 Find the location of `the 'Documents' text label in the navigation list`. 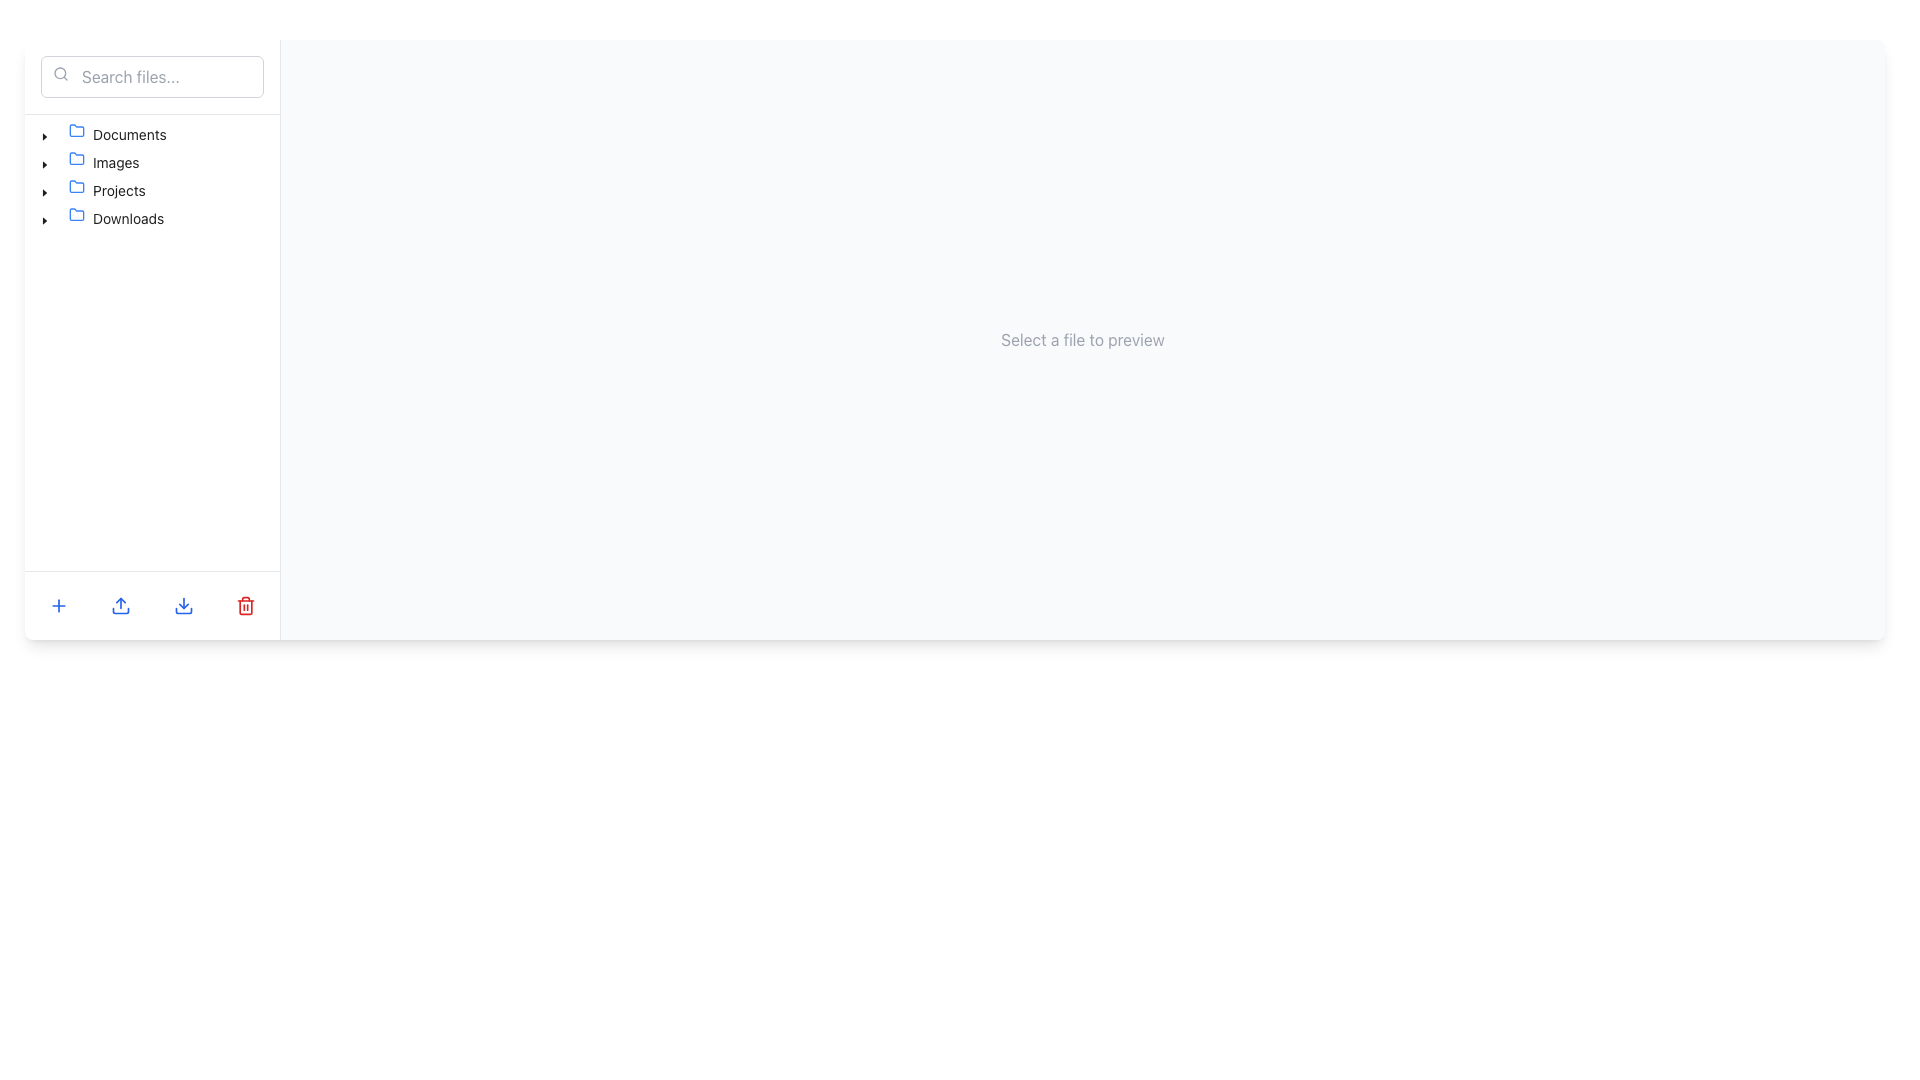

the 'Documents' text label in the navigation list is located at coordinates (128, 134).